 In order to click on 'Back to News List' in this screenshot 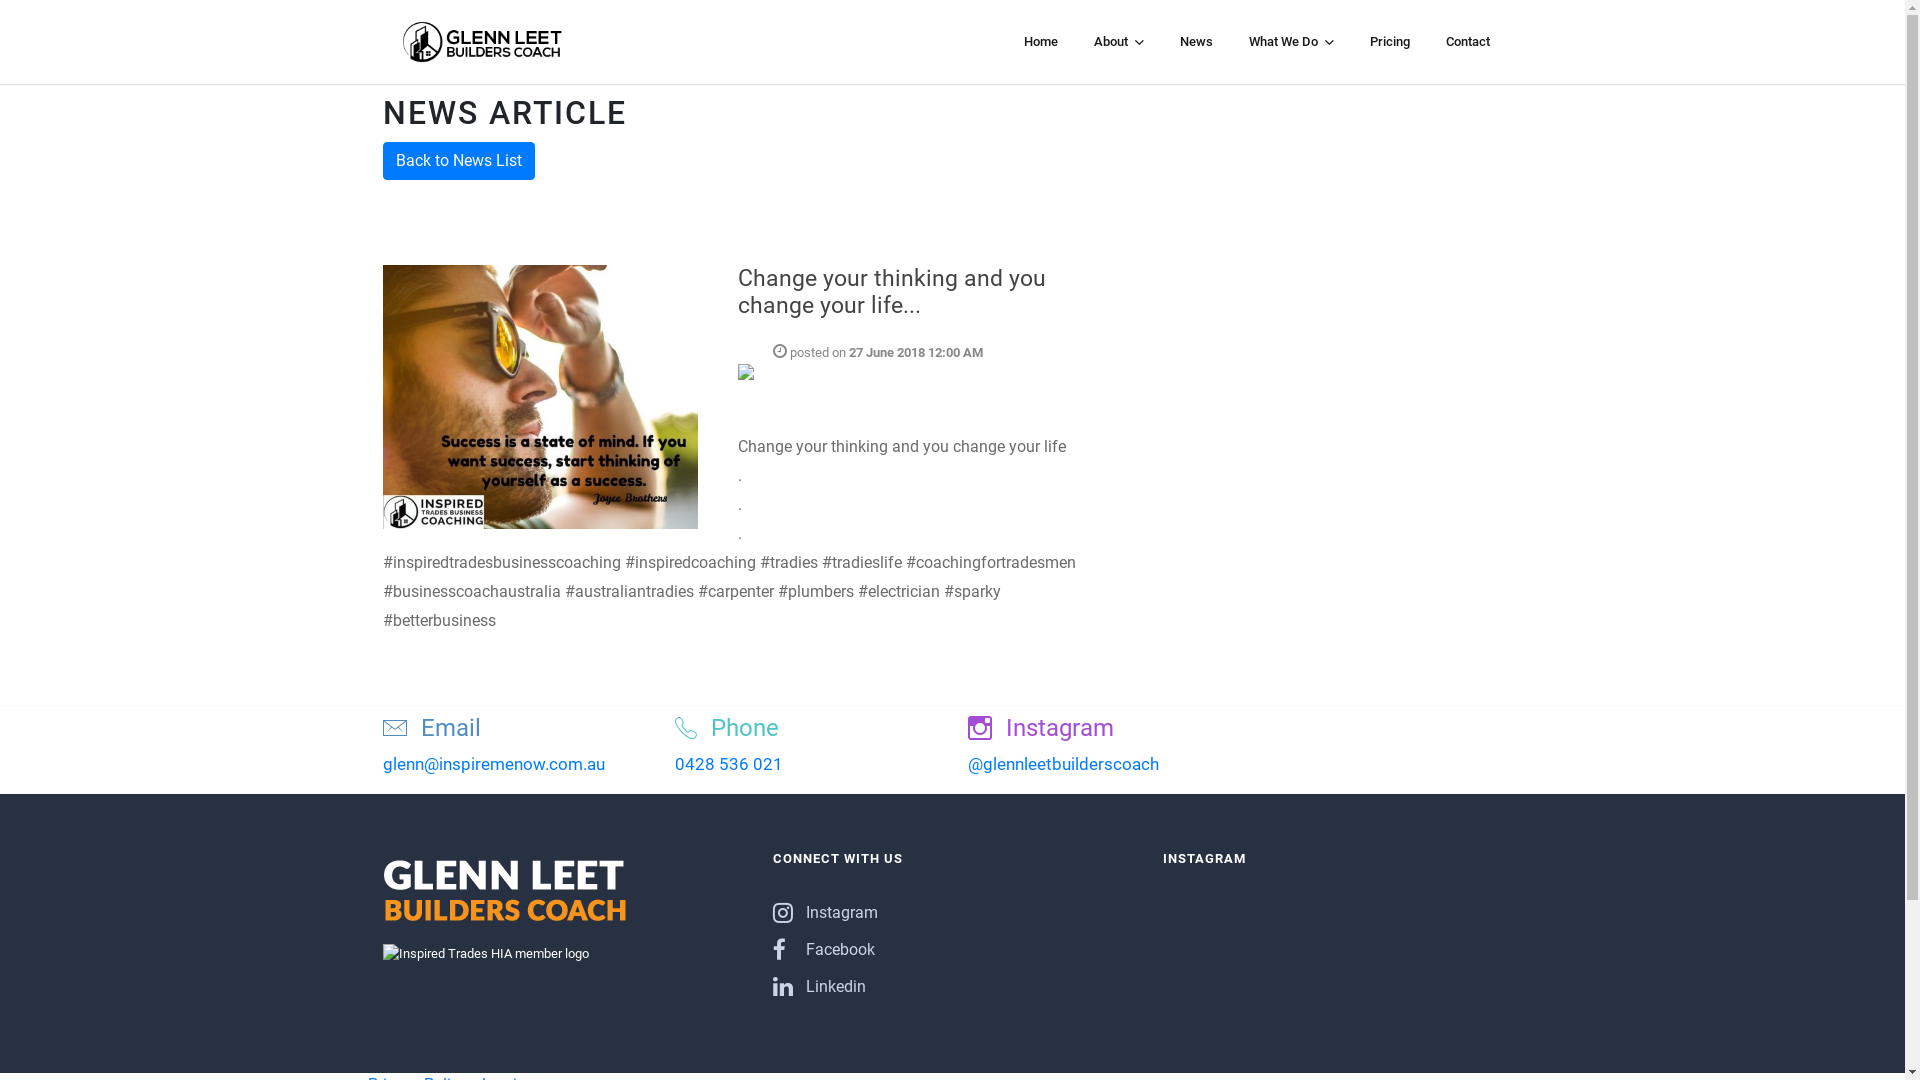, I will do `click(456, 160)`.